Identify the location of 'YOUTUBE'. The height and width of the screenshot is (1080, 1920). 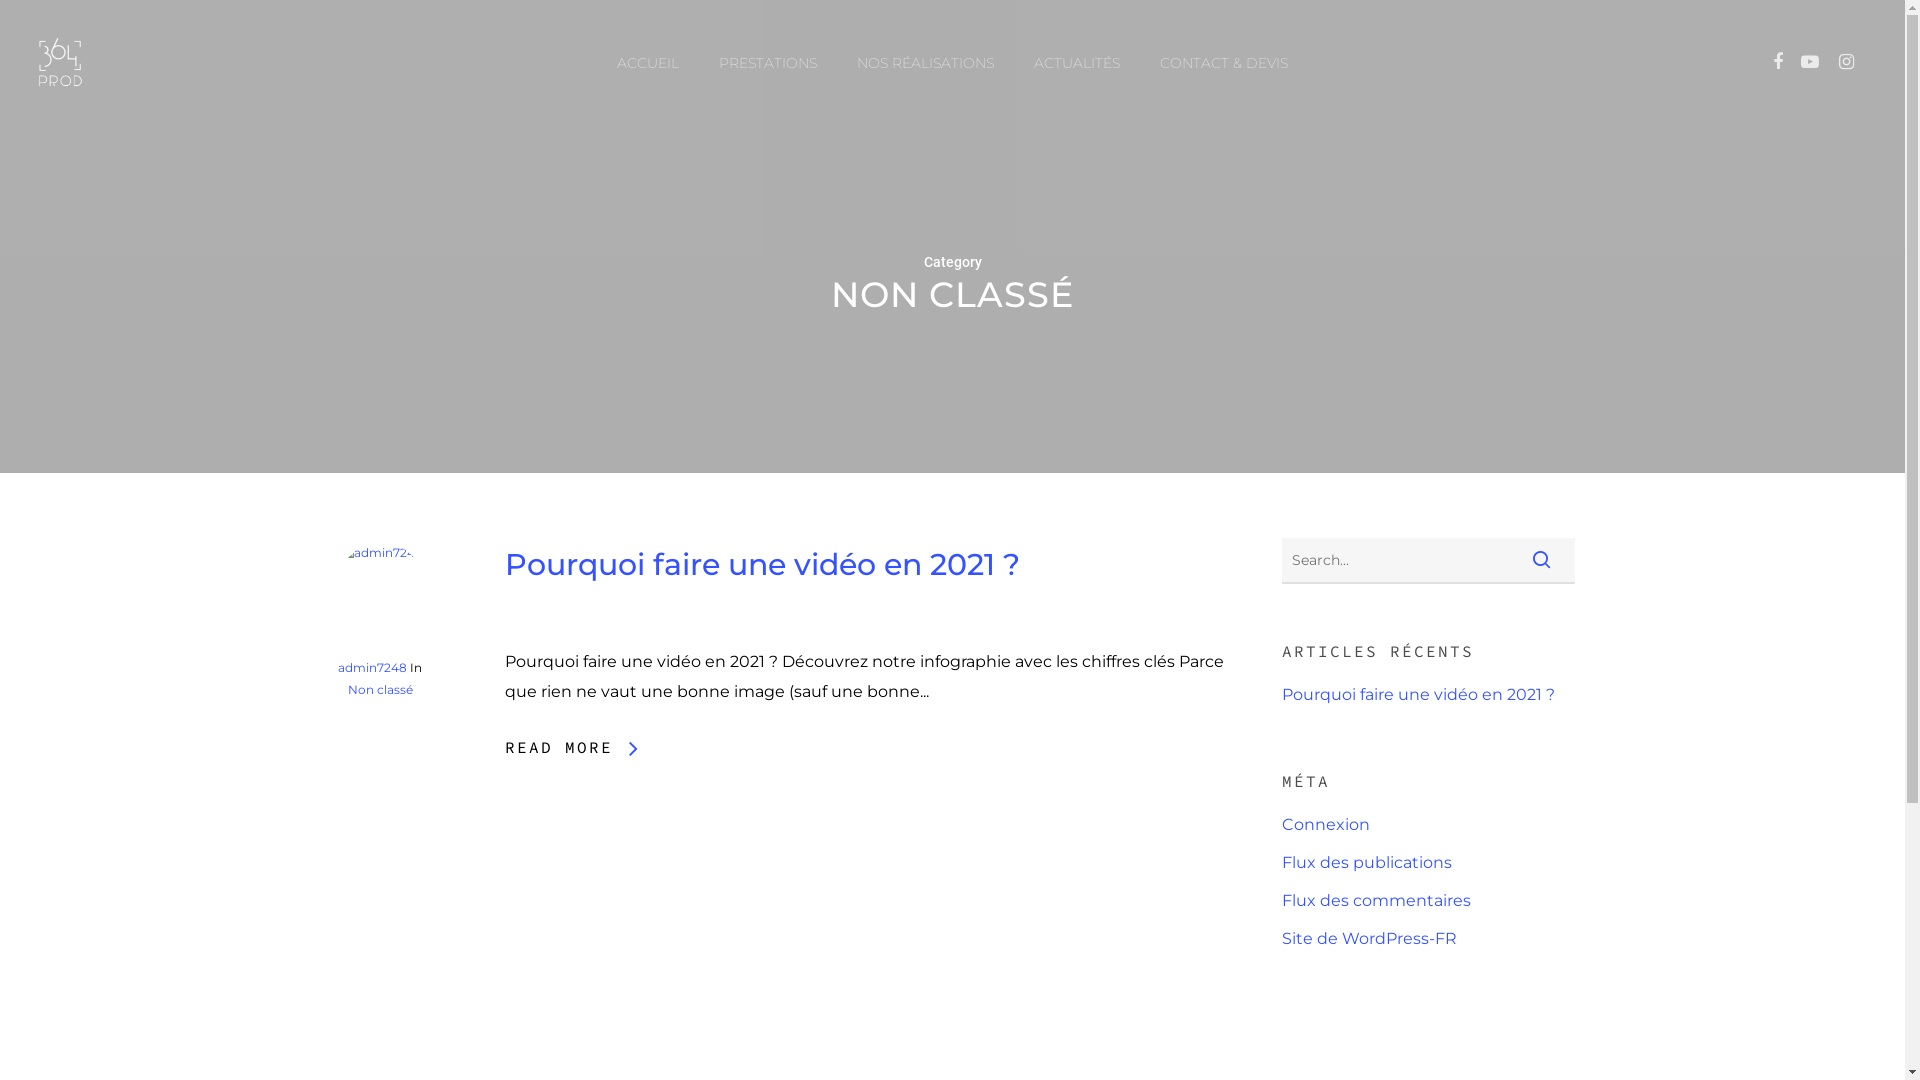
(1809, 61).